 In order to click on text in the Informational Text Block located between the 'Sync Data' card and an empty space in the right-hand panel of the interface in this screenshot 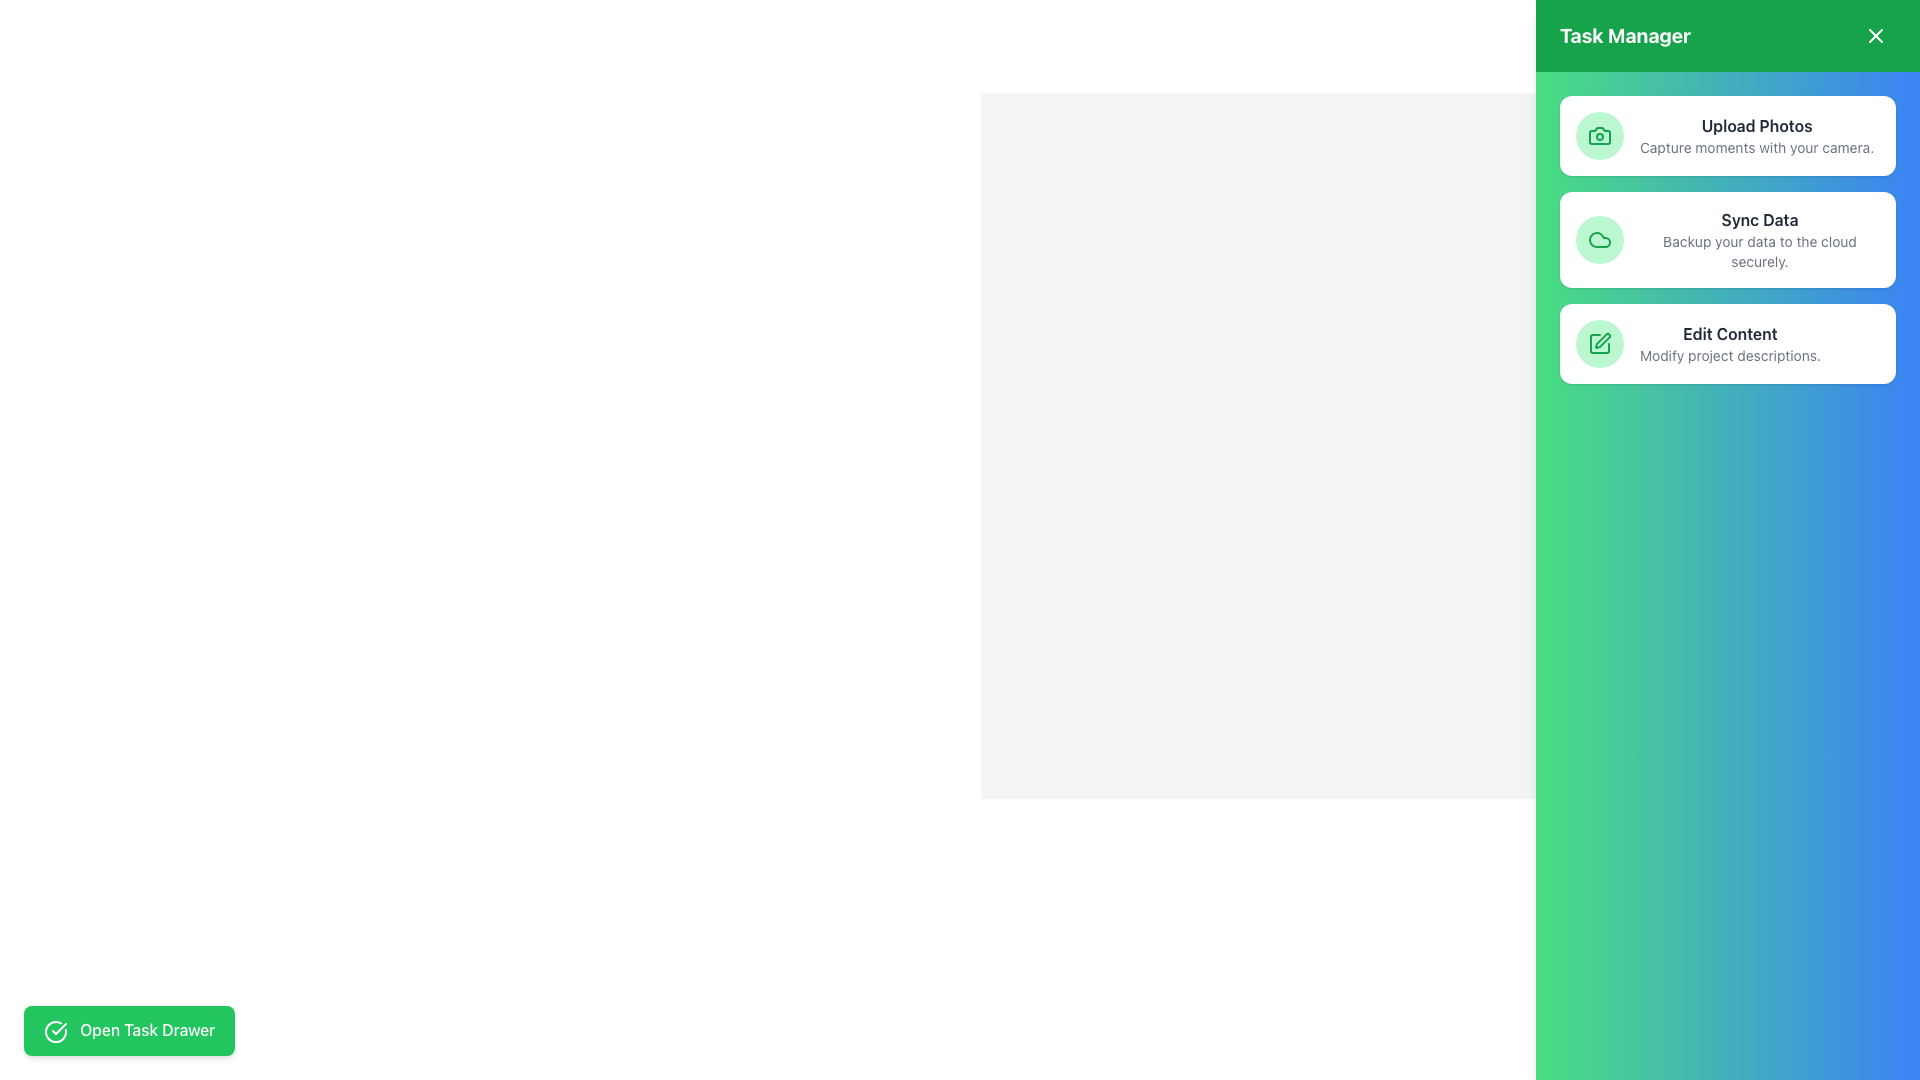, I will do `click(1729, 342)`.